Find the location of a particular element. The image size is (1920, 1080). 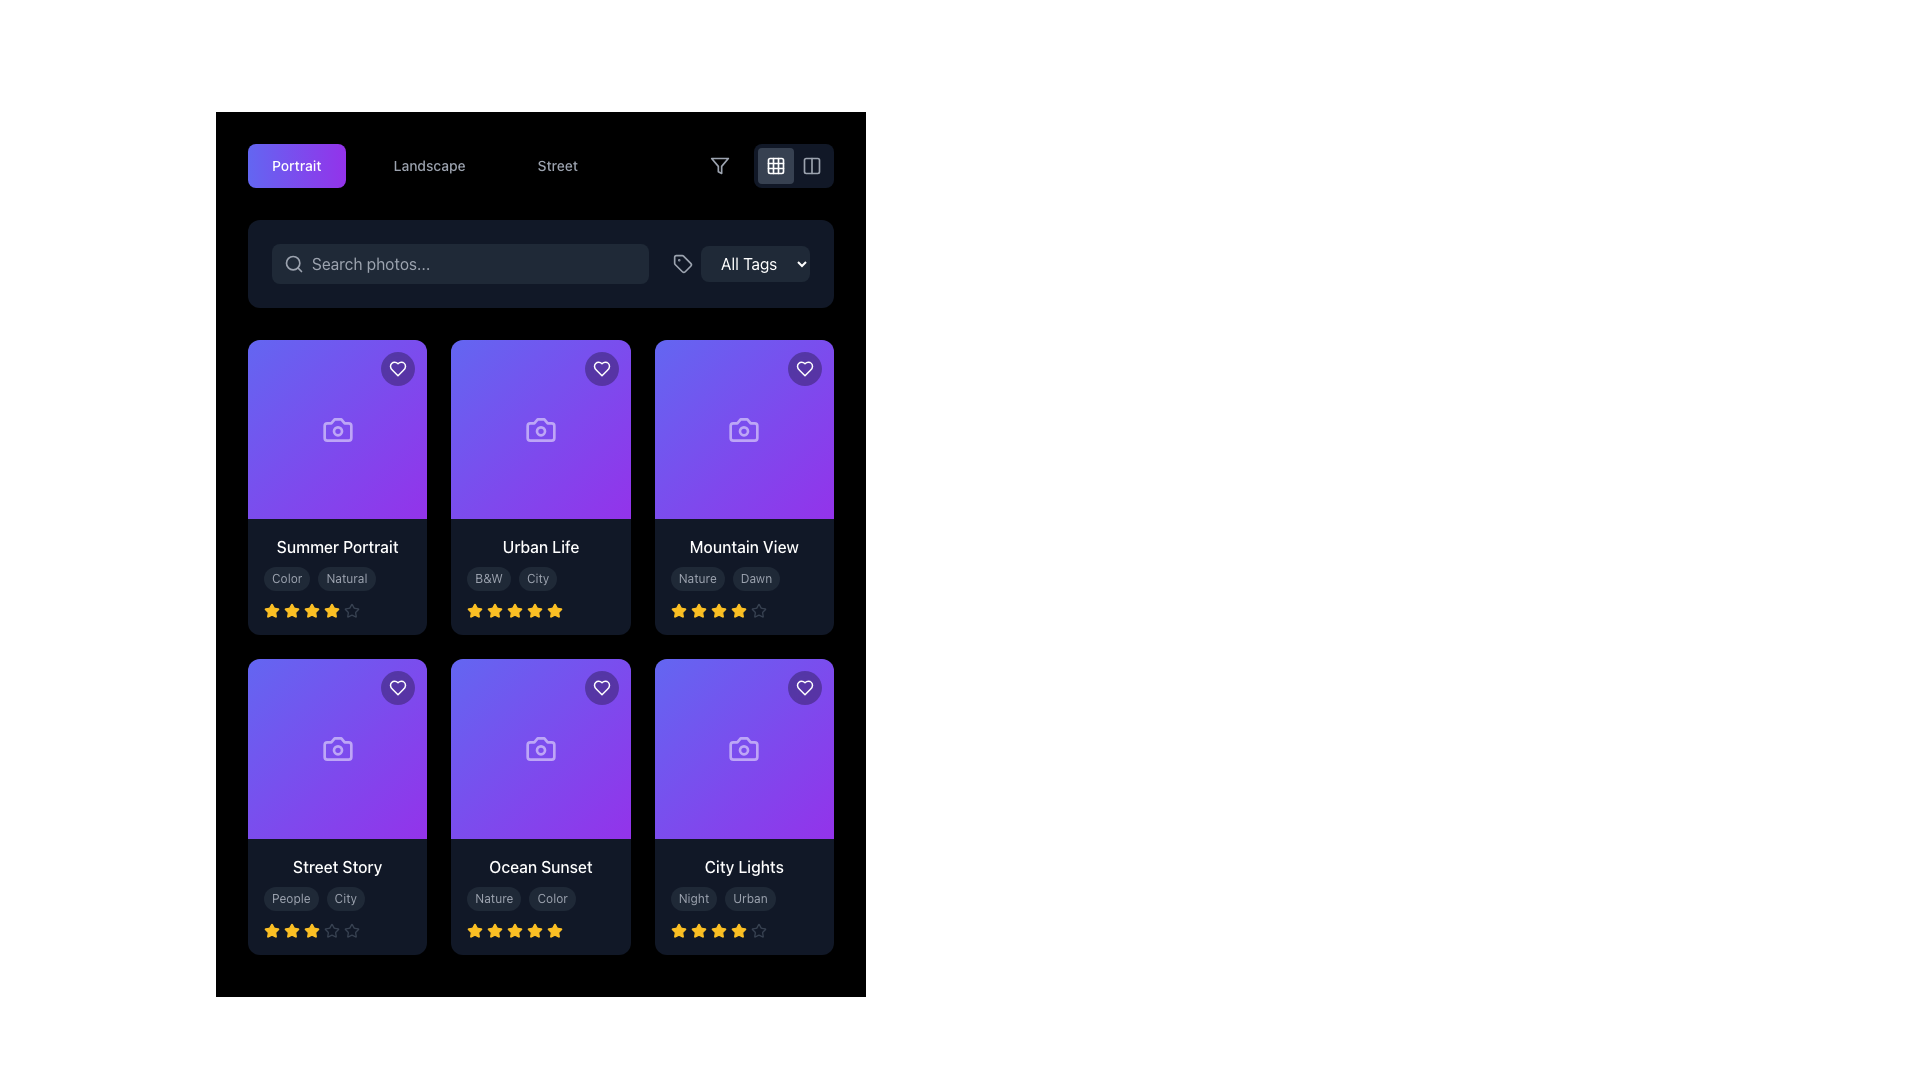

the fourth star icon from the left in the row of five, which is filled with a bright yellow color is located at coordinates (311, 609).